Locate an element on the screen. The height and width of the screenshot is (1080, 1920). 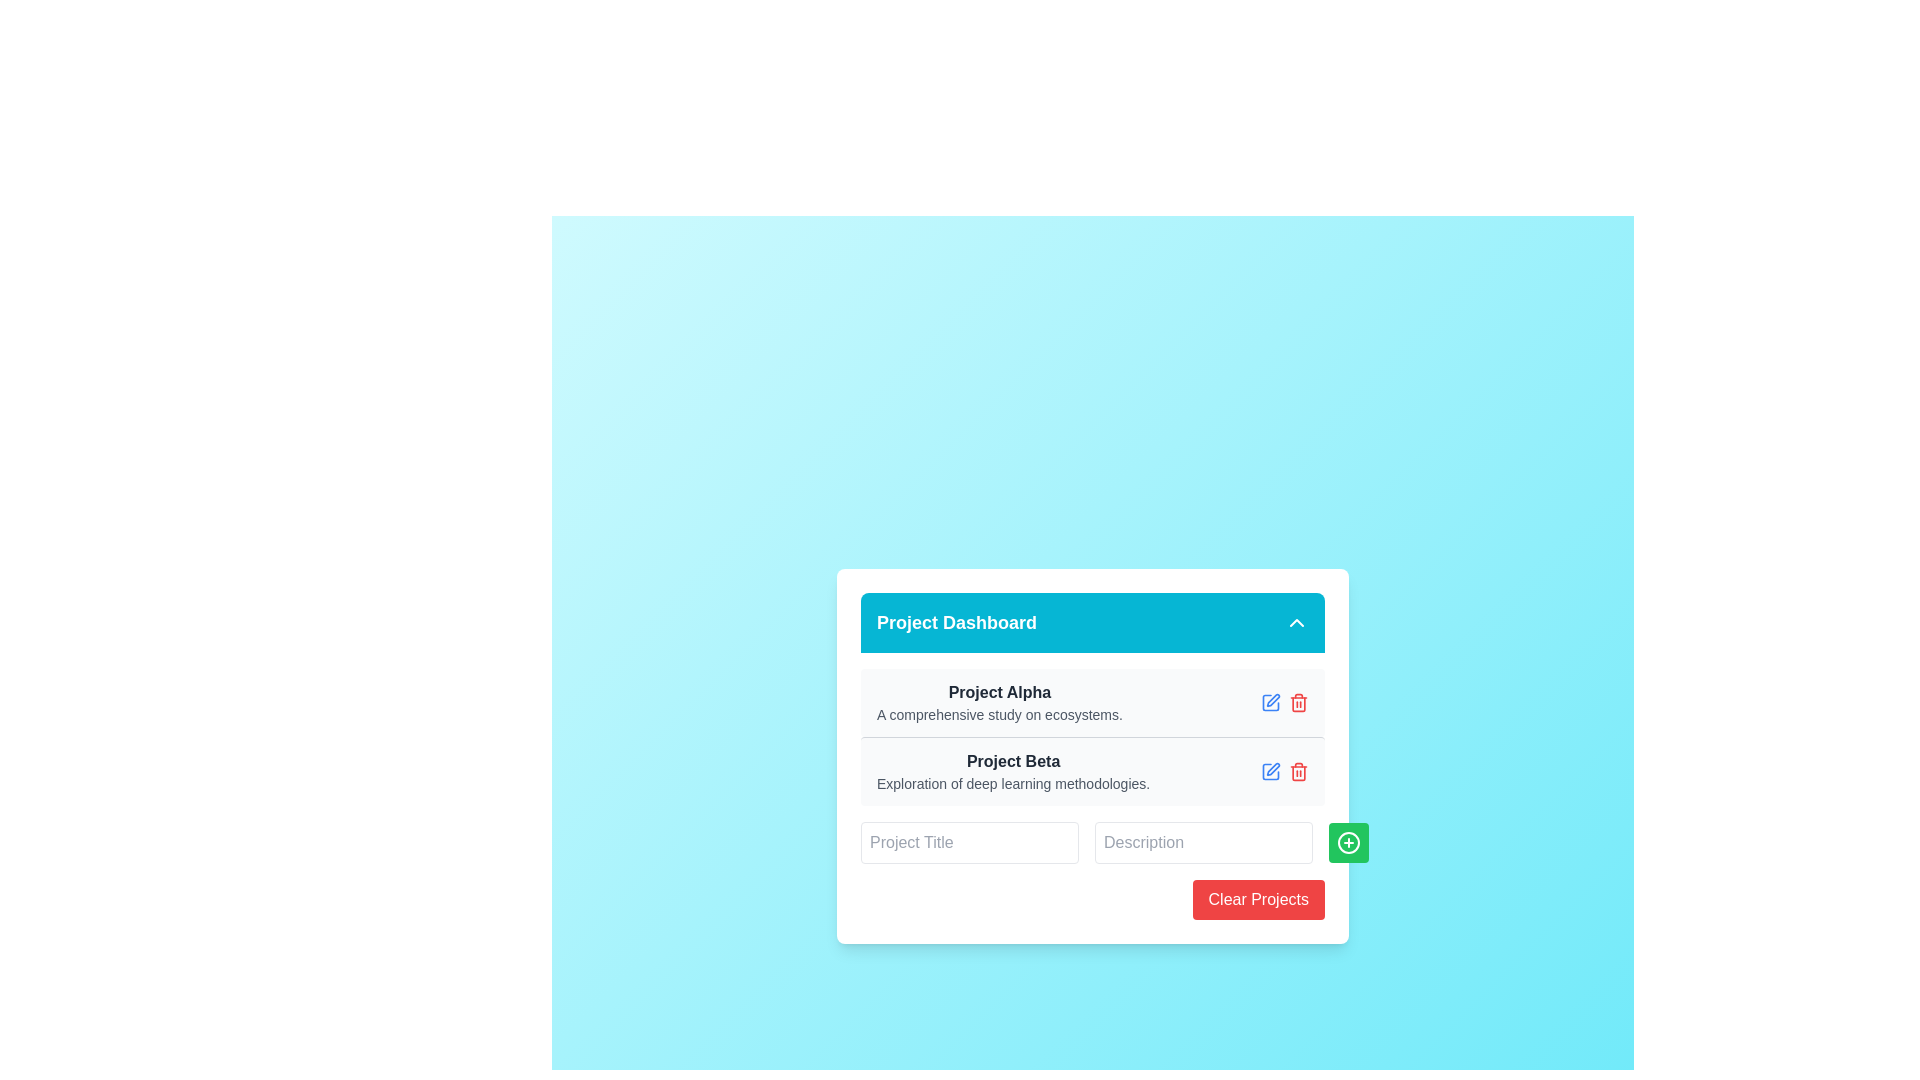
the clear projects button located at the bottom-right corner of the 'Project Dashboard' to change its color is located at coordinates (1257, 898).